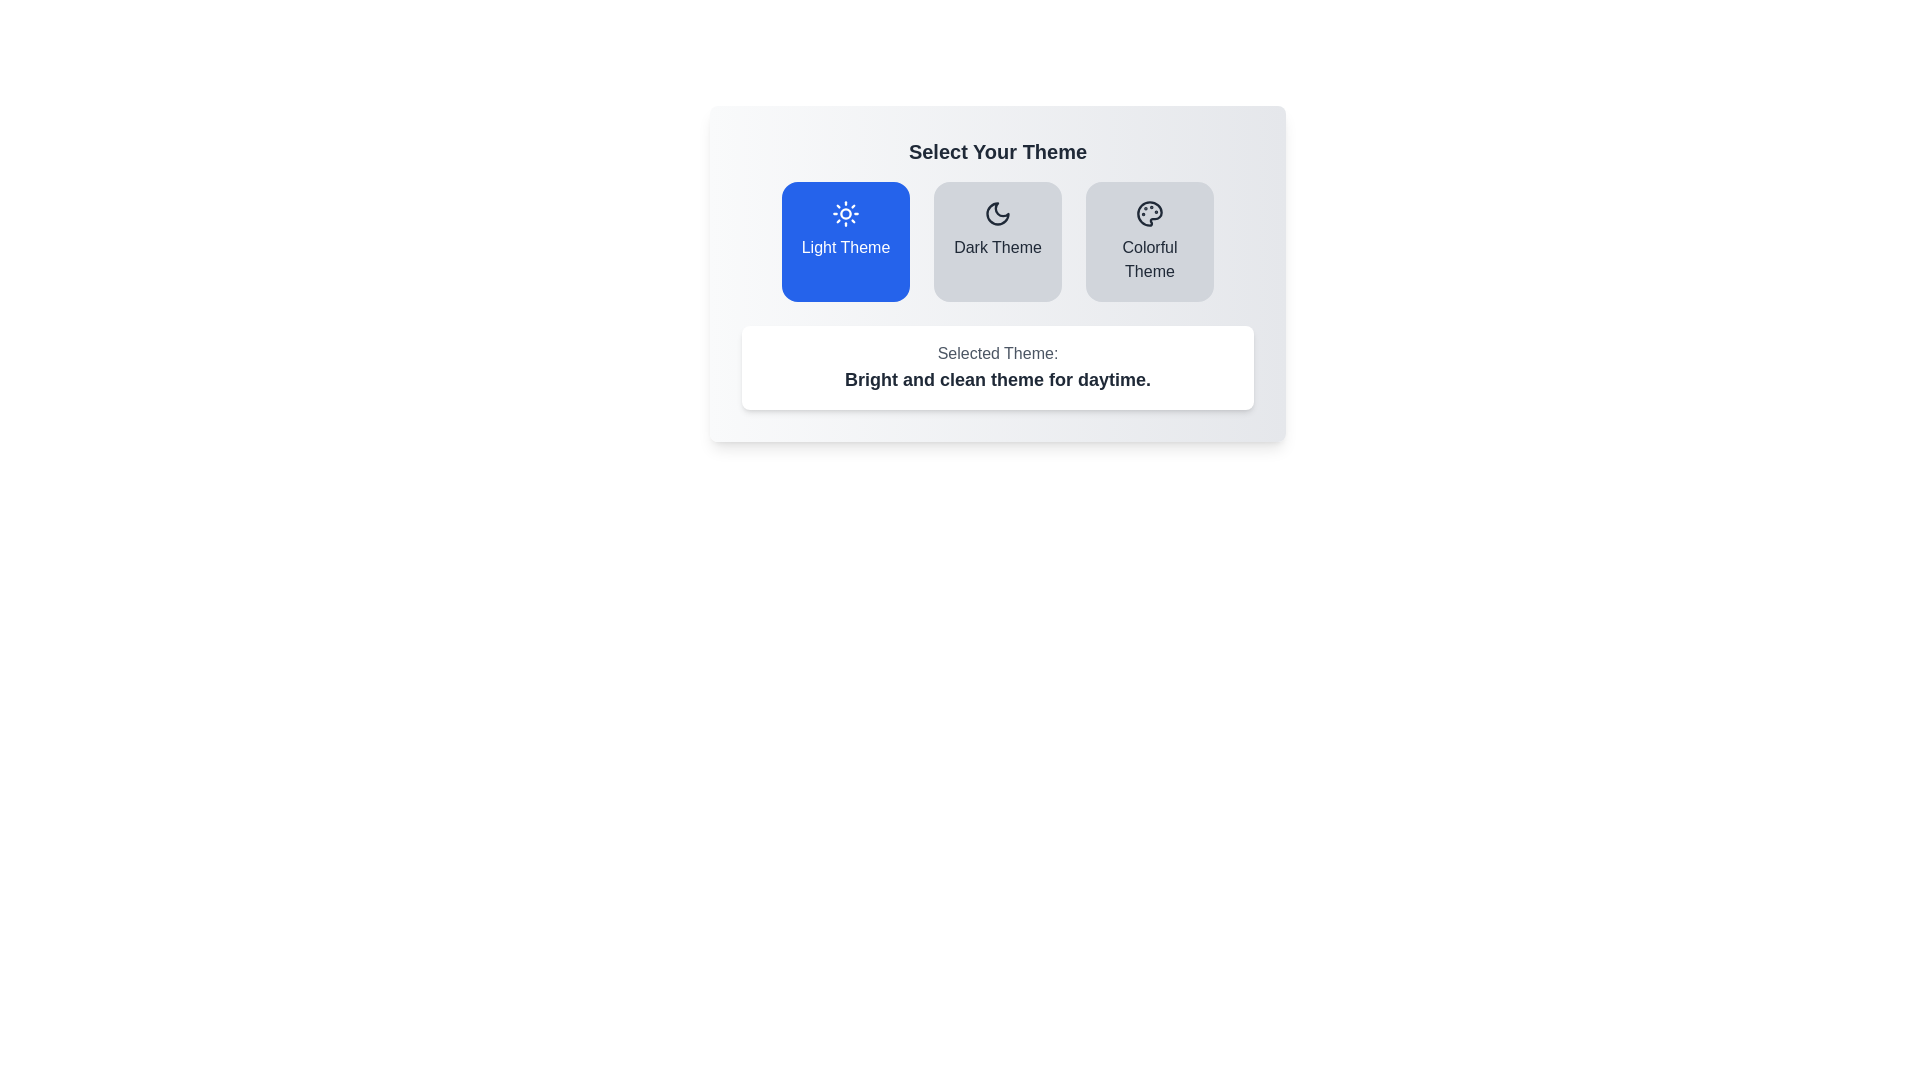 The image size is (1920, 1080). What do you see at coordinates (998, 241) in the screenshot?
I see `the theme button labeled Dark Theme` at bounding box center [998, 241].